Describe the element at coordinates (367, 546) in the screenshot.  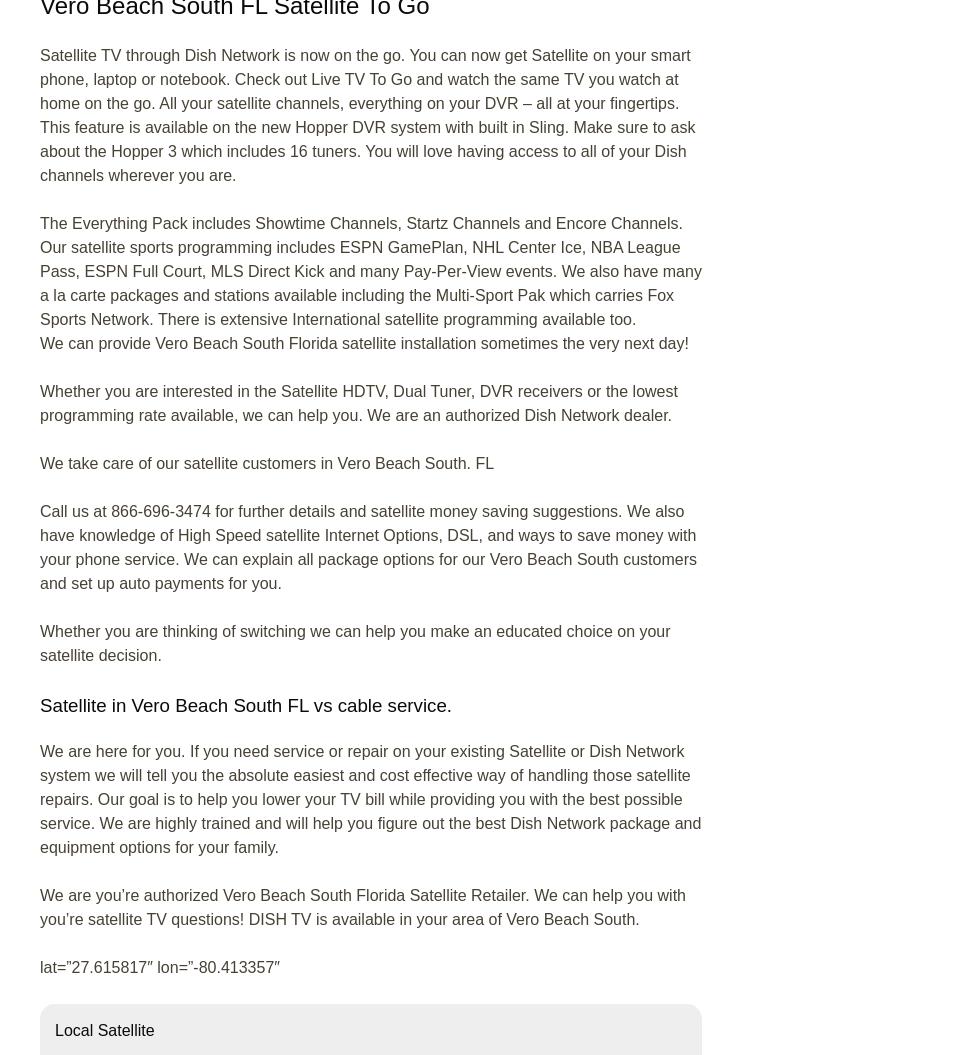
I see `'Call us at 866-696-3474 for further details and satellite money saving suggestions. We also have knowledge of High Speed satellite Internet Options, DSL, and ways to save money with your phone service. We can explain all package options for our Vero Beach South customers and set up auto payments for you.'` at that location.